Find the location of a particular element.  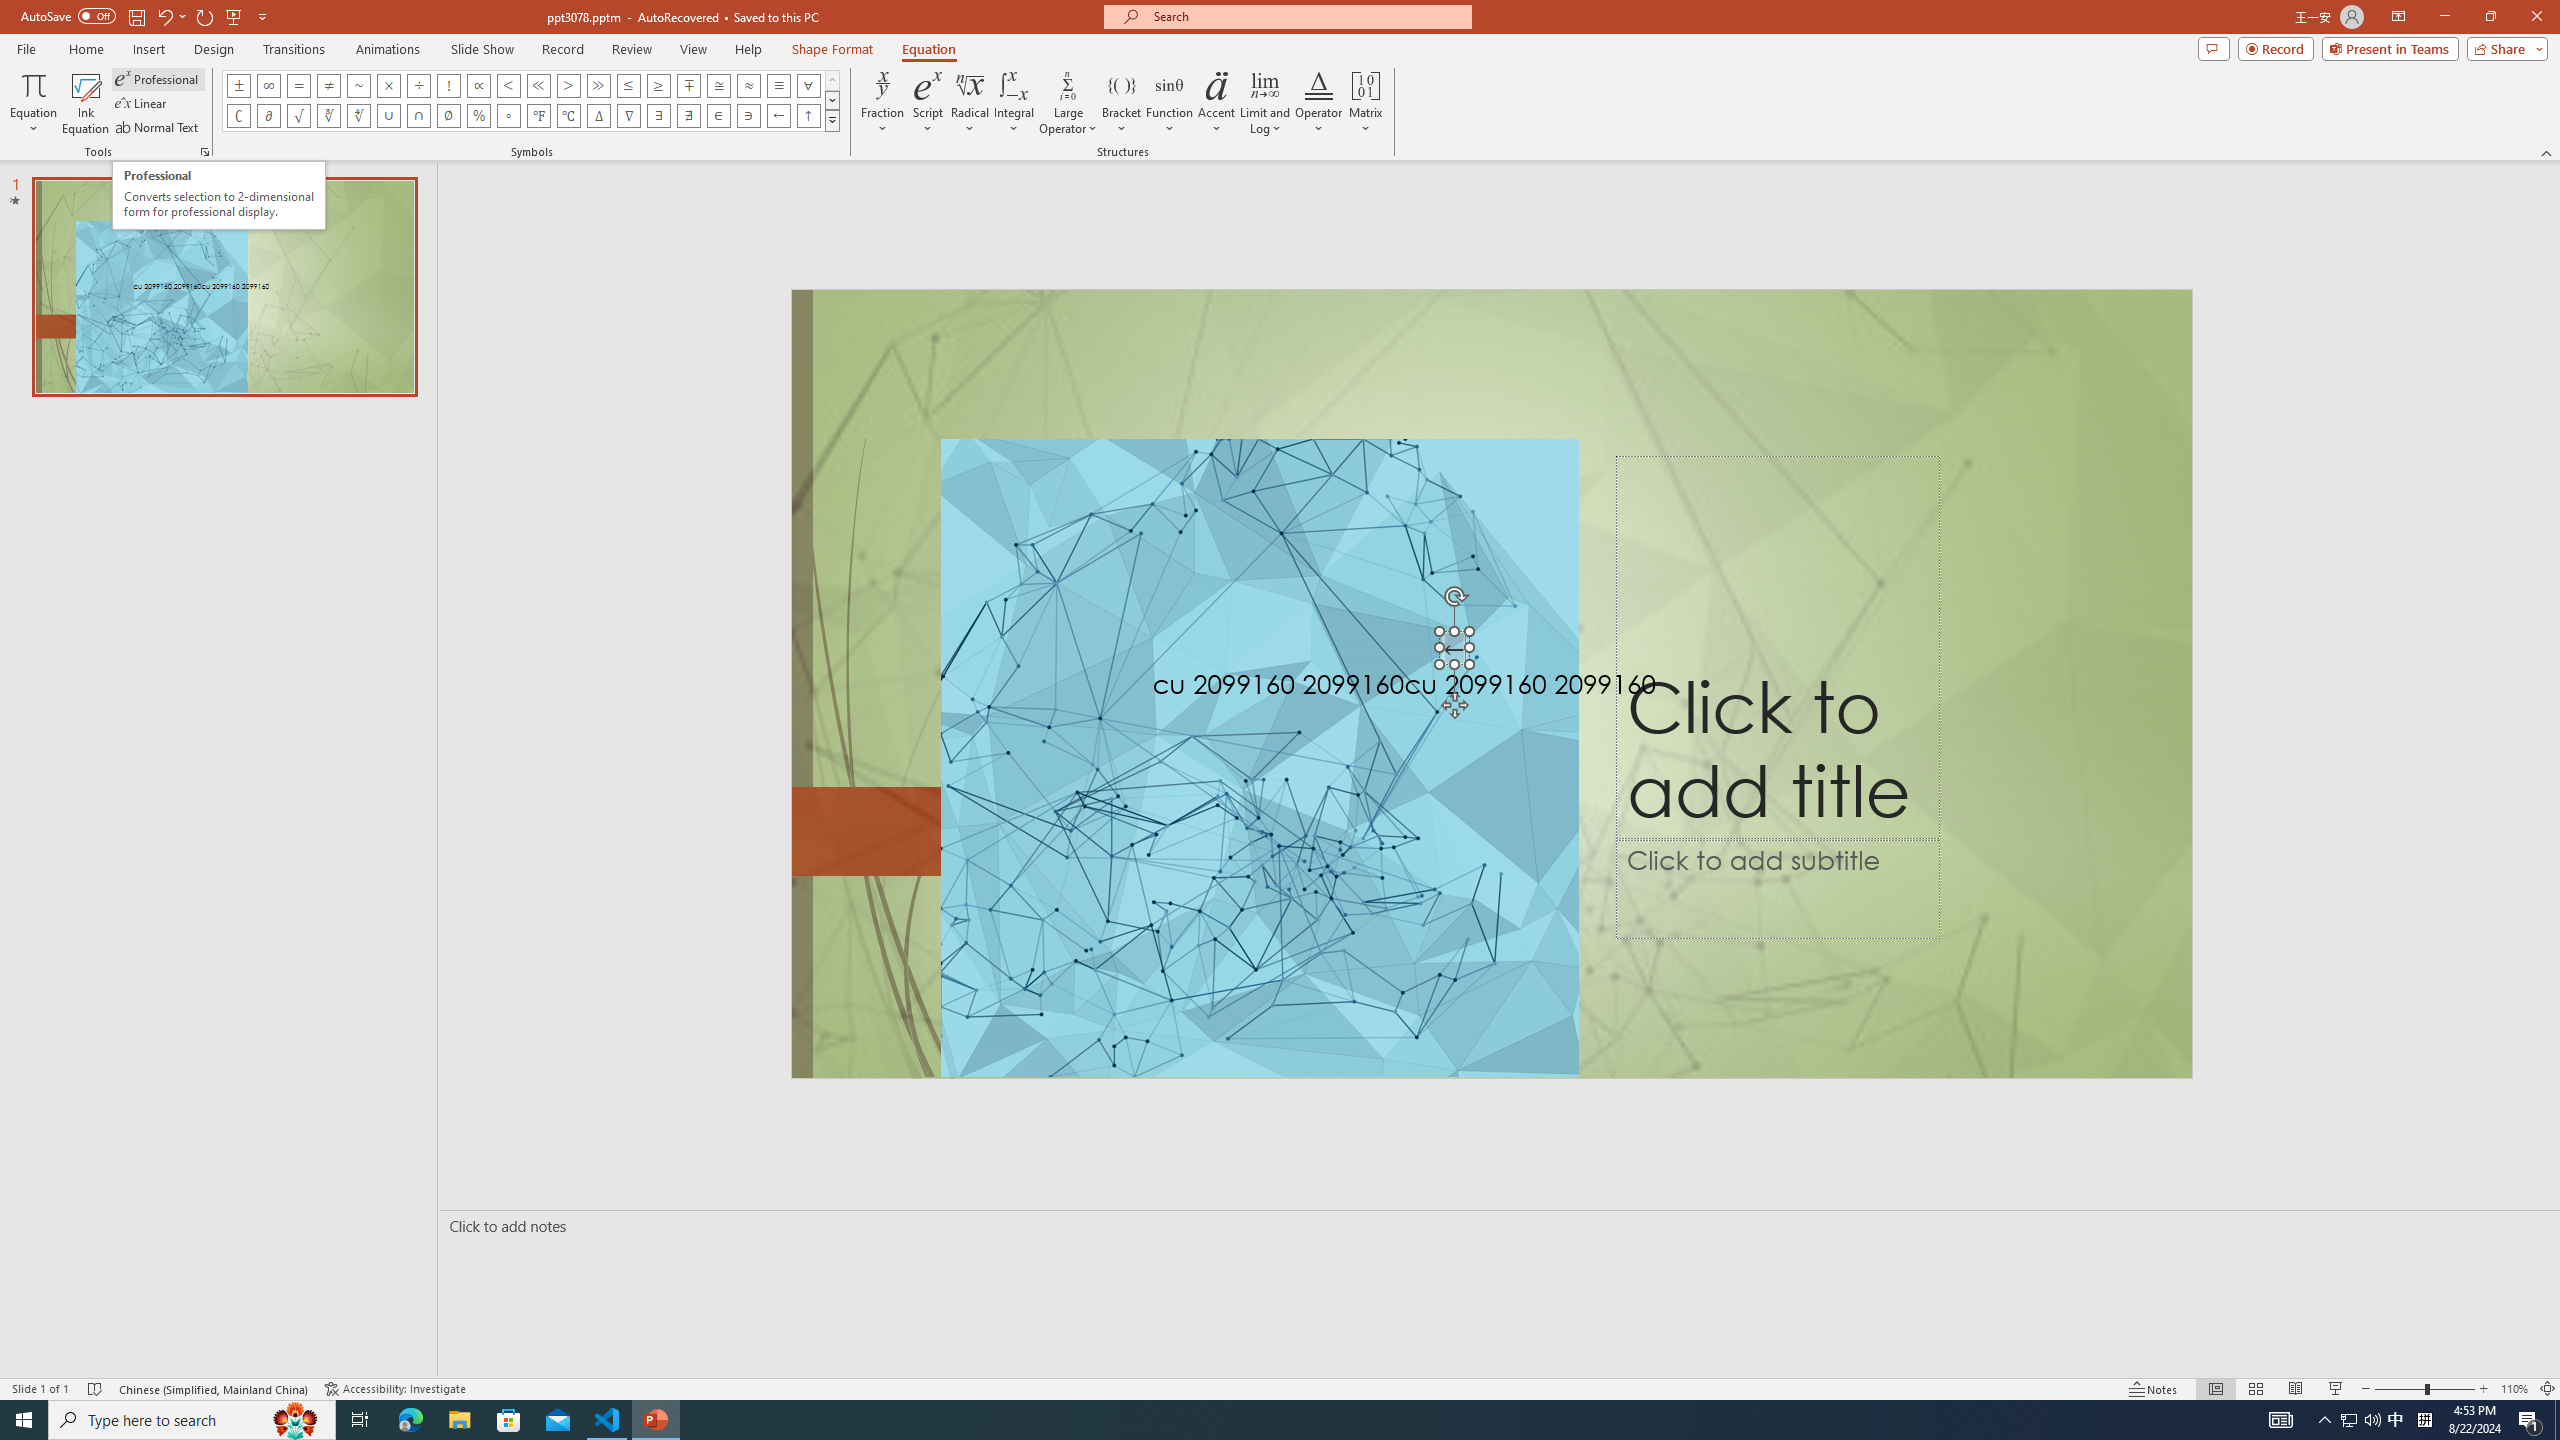

'Equation Symbol Union' is located at coordinates (388, 114).